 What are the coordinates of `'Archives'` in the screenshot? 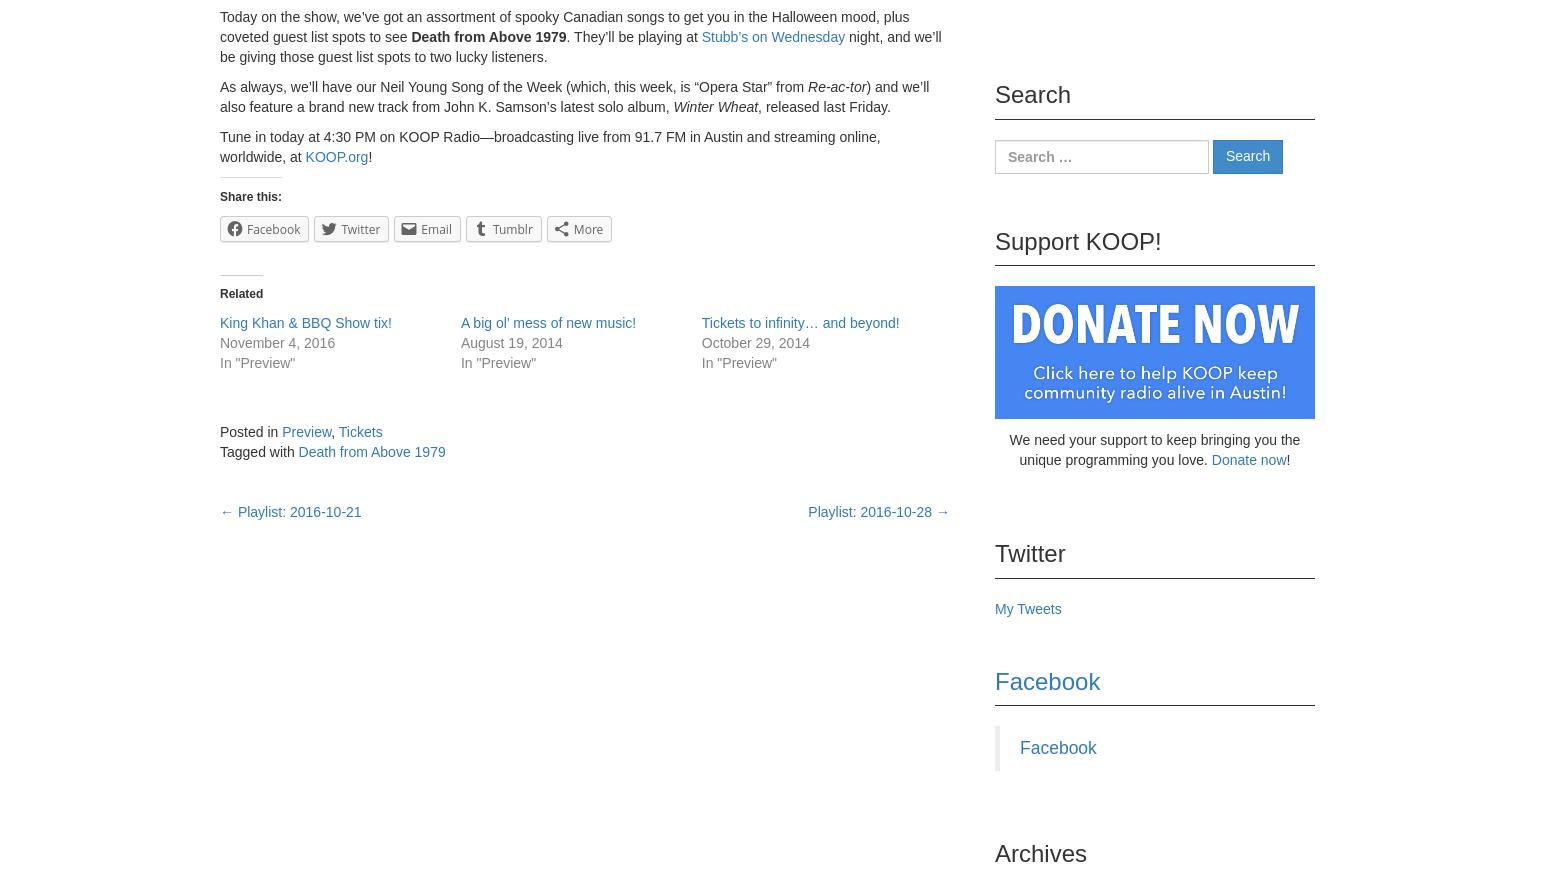 It's located at (993, 853).